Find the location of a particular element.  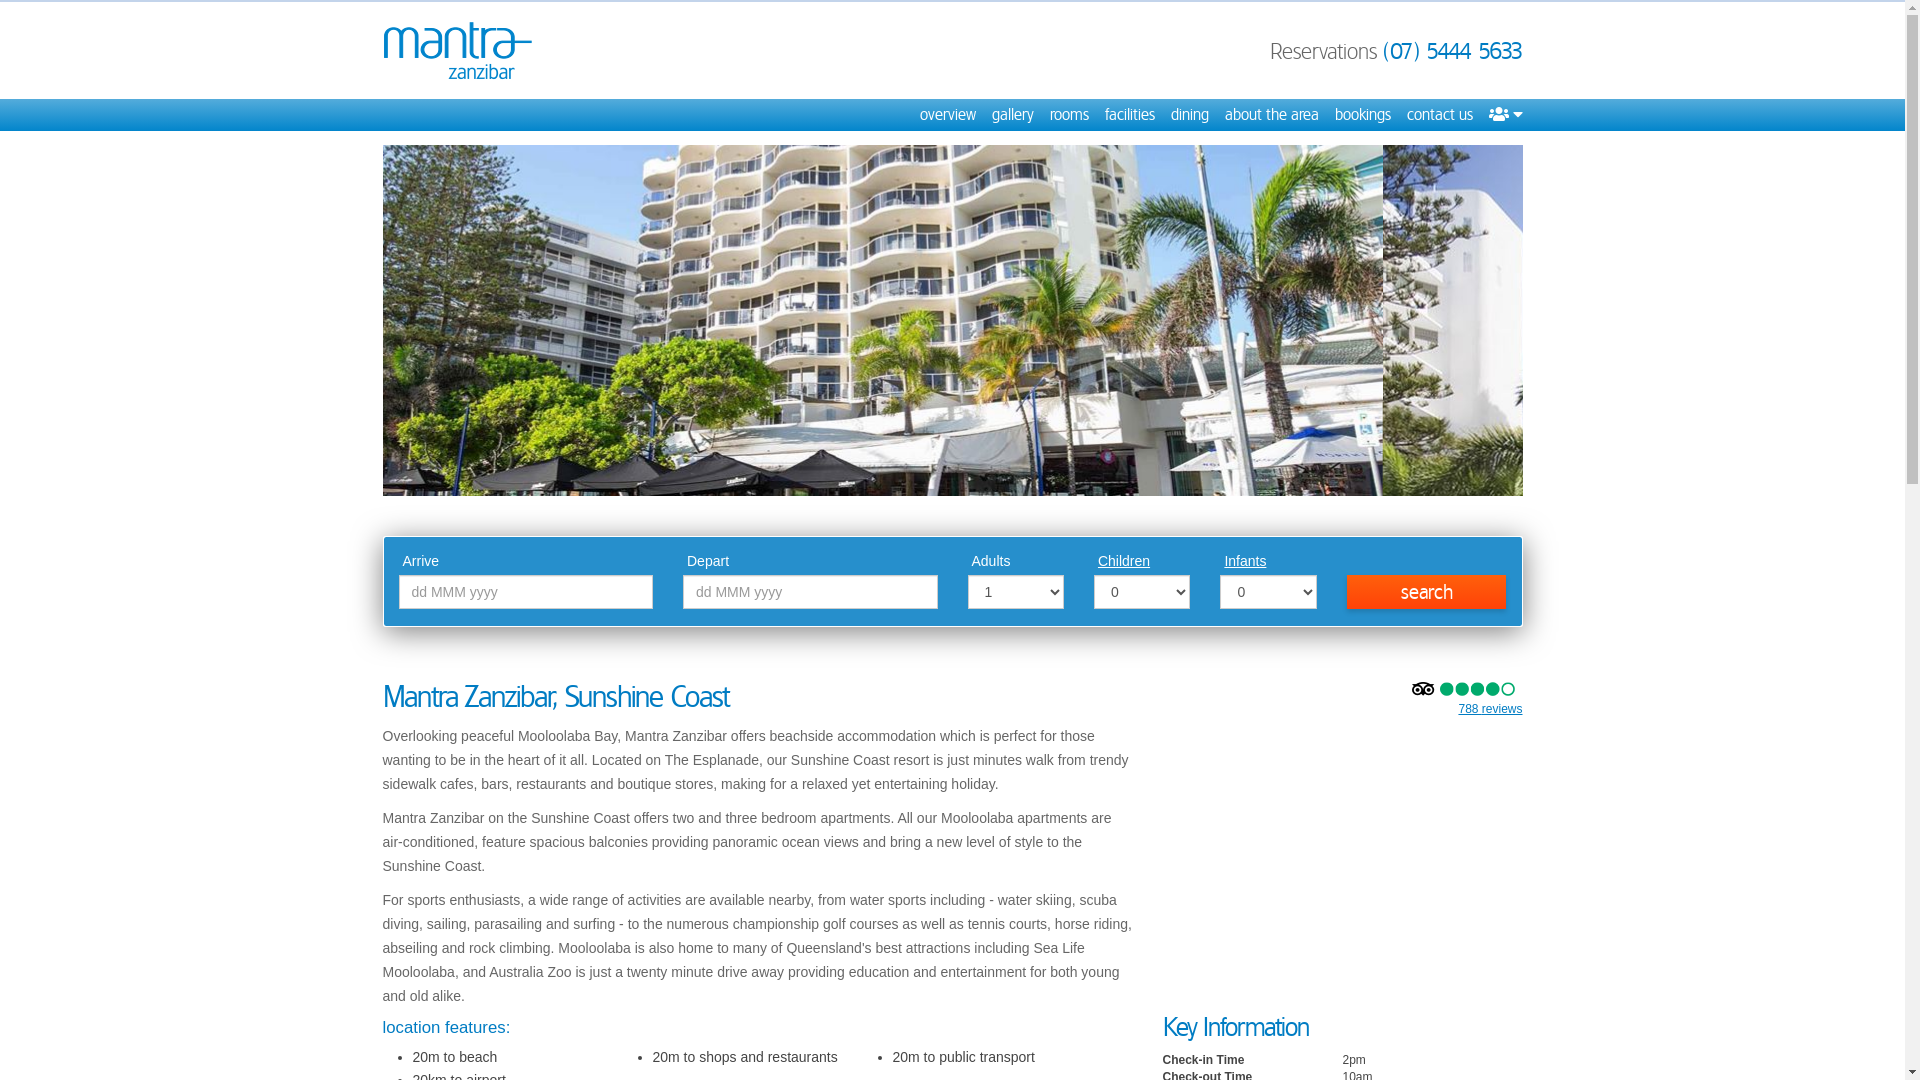

'Building-Mantra Zanzibar' is located at coordinates (950, 319).